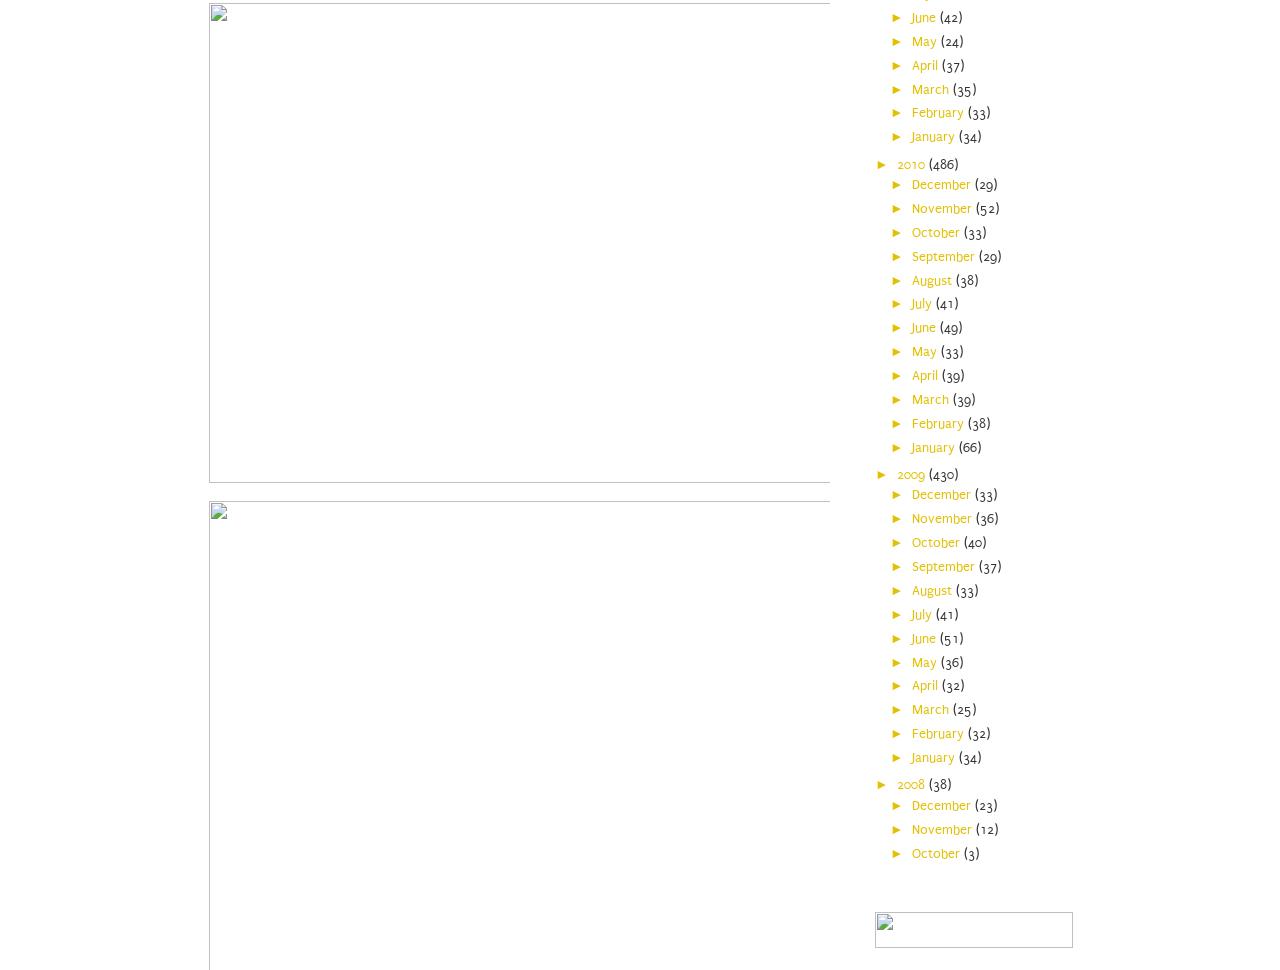 Image resolution: width=1280 pixels, height=970 pixels. I want to click on '(51)', so click(949, 636).